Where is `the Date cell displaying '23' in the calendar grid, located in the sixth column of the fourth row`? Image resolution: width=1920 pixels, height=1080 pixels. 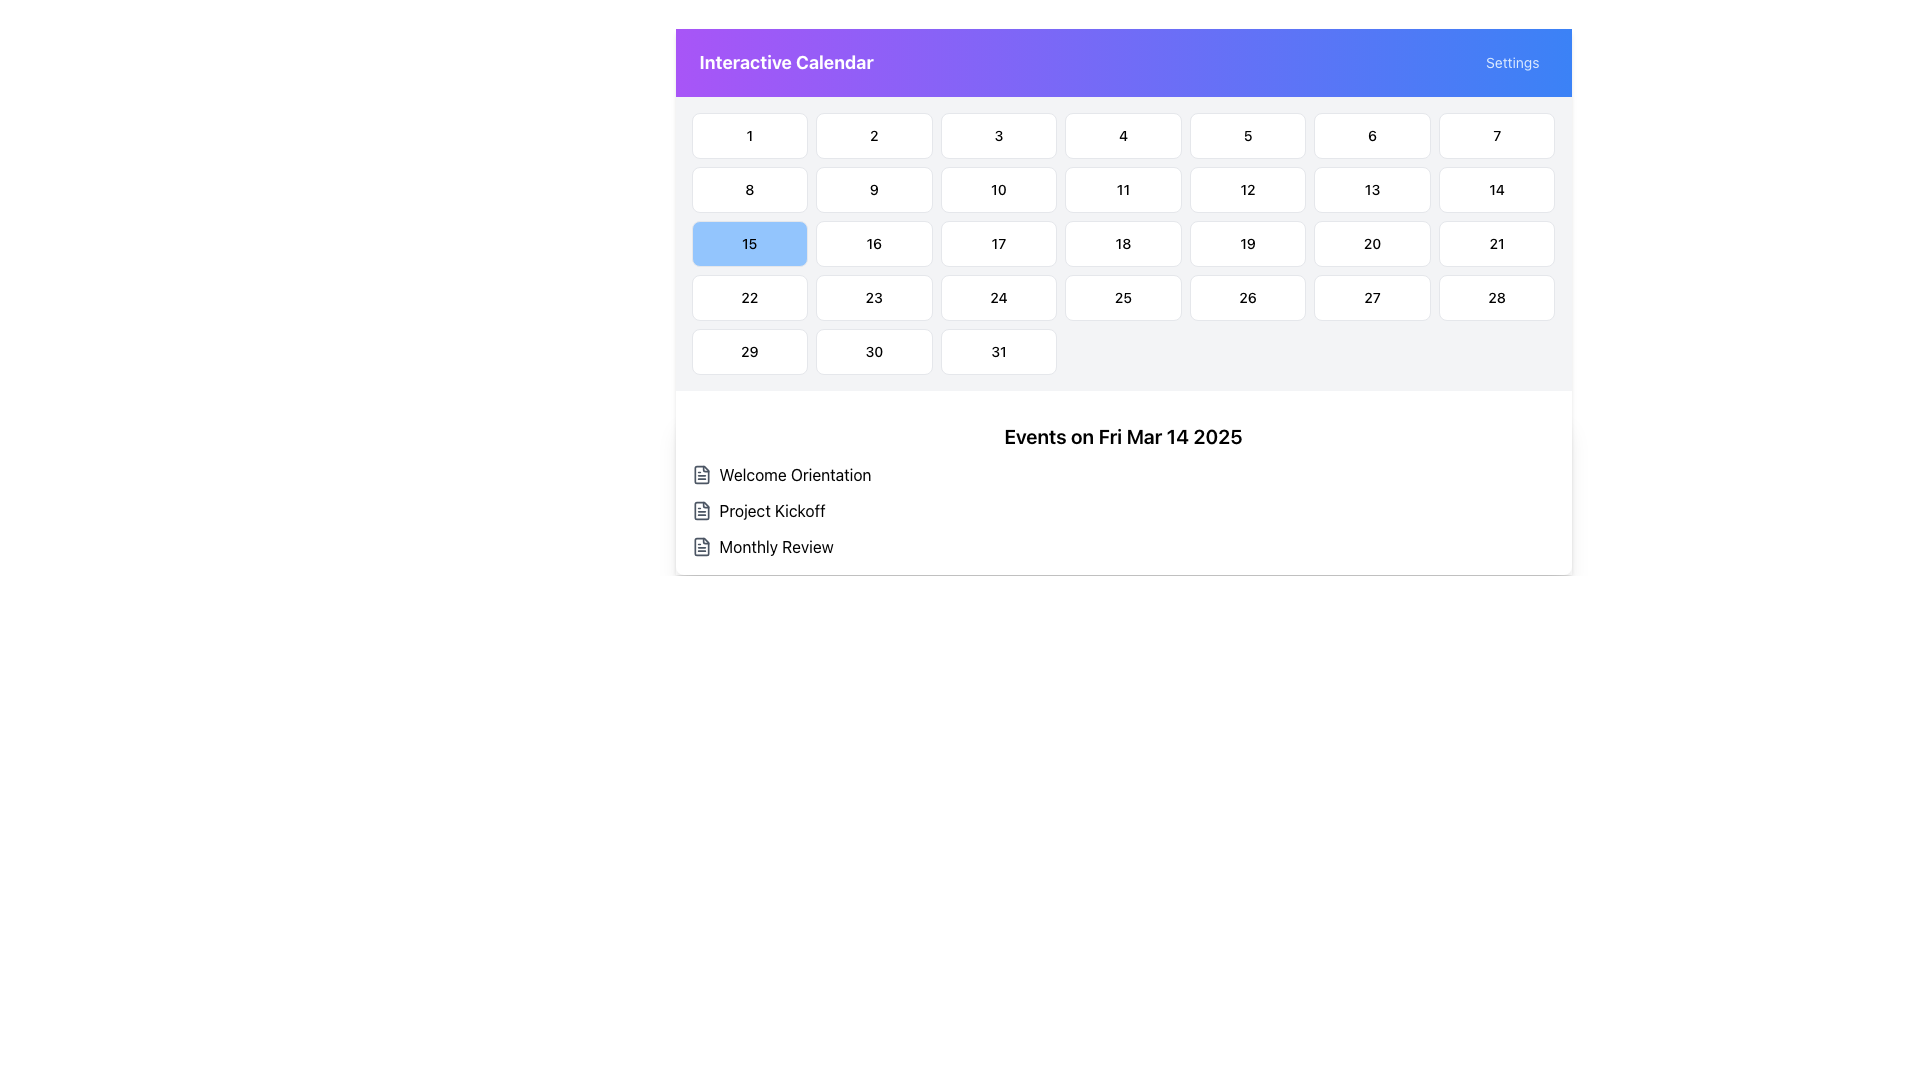
the Date cell displaying '23' in the calendar grid, located in the sixth column of the fourth row is located at coordinates (873, 297).